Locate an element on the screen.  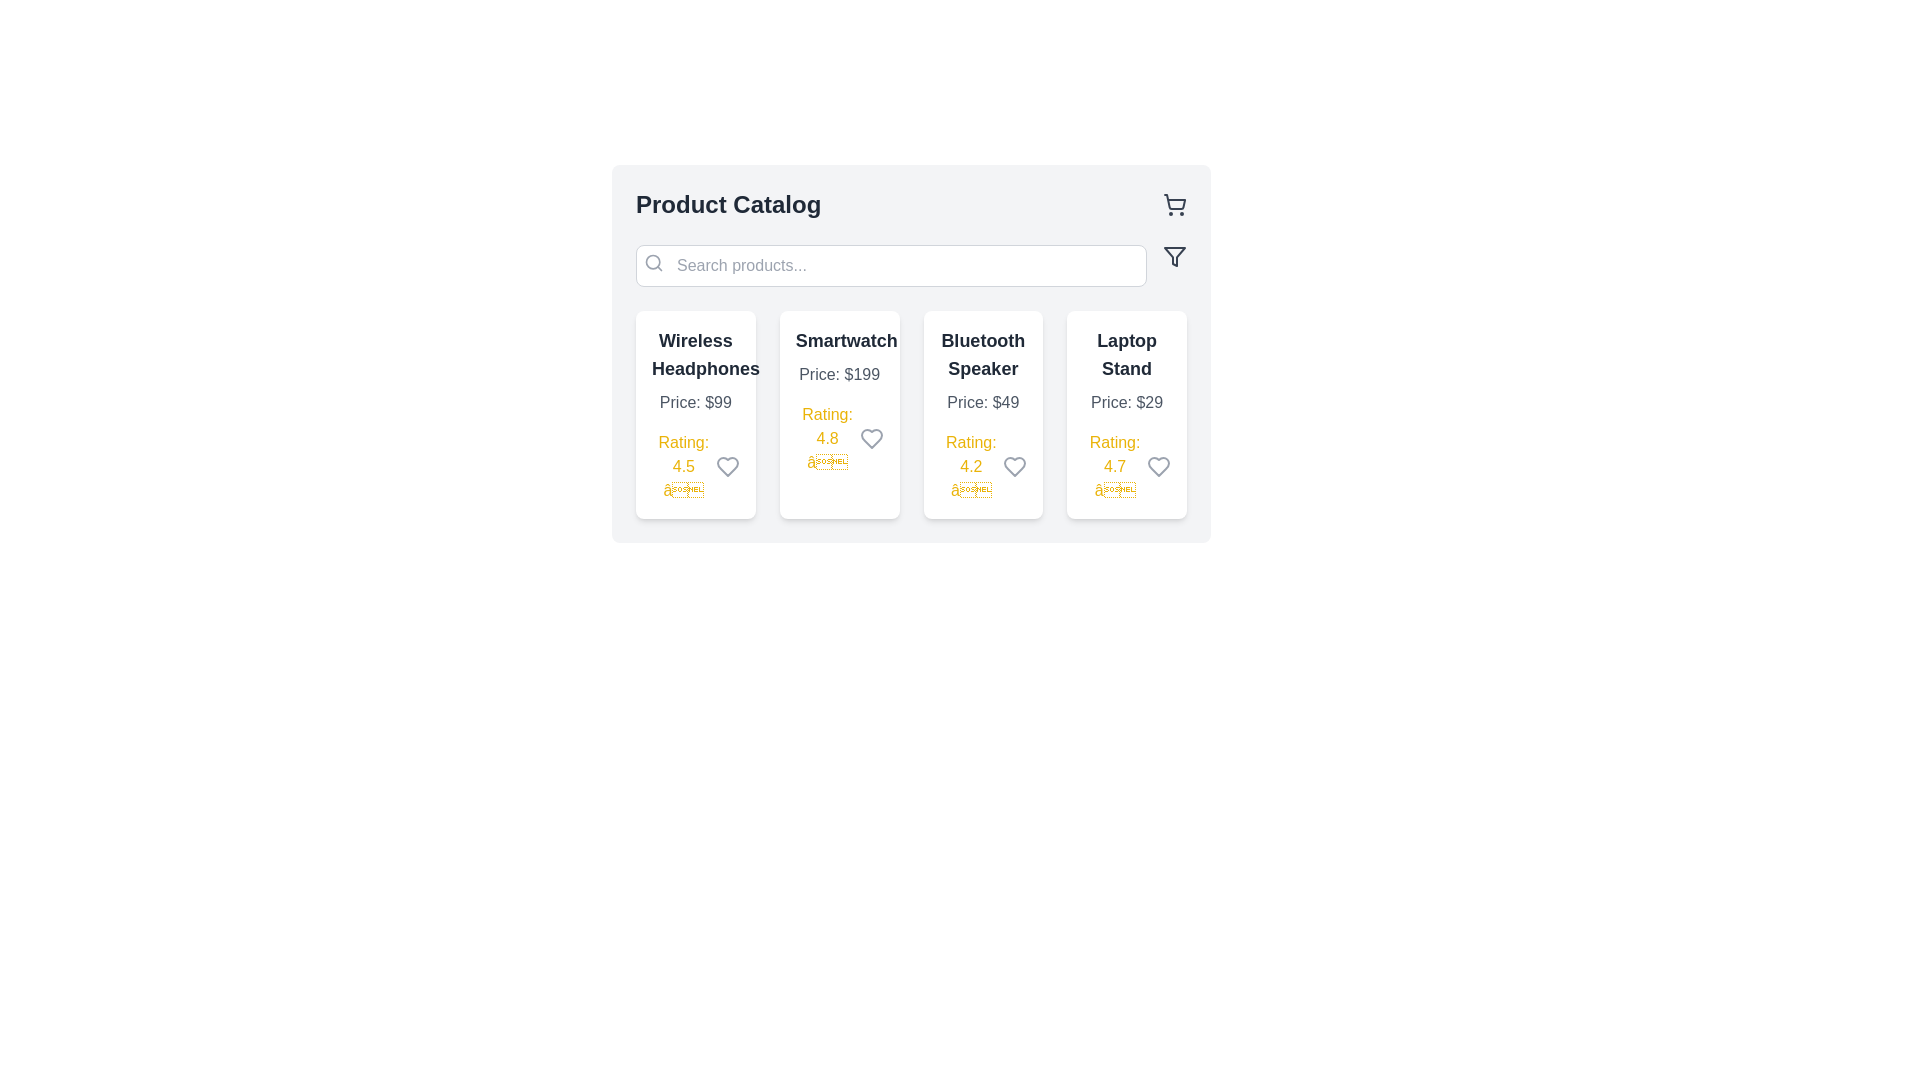
the Text Display that shows the product rating for the 'Bluetooth Speaker', located beneath the price label and above the heart-shaped icon is located at coordinates (971, 466).